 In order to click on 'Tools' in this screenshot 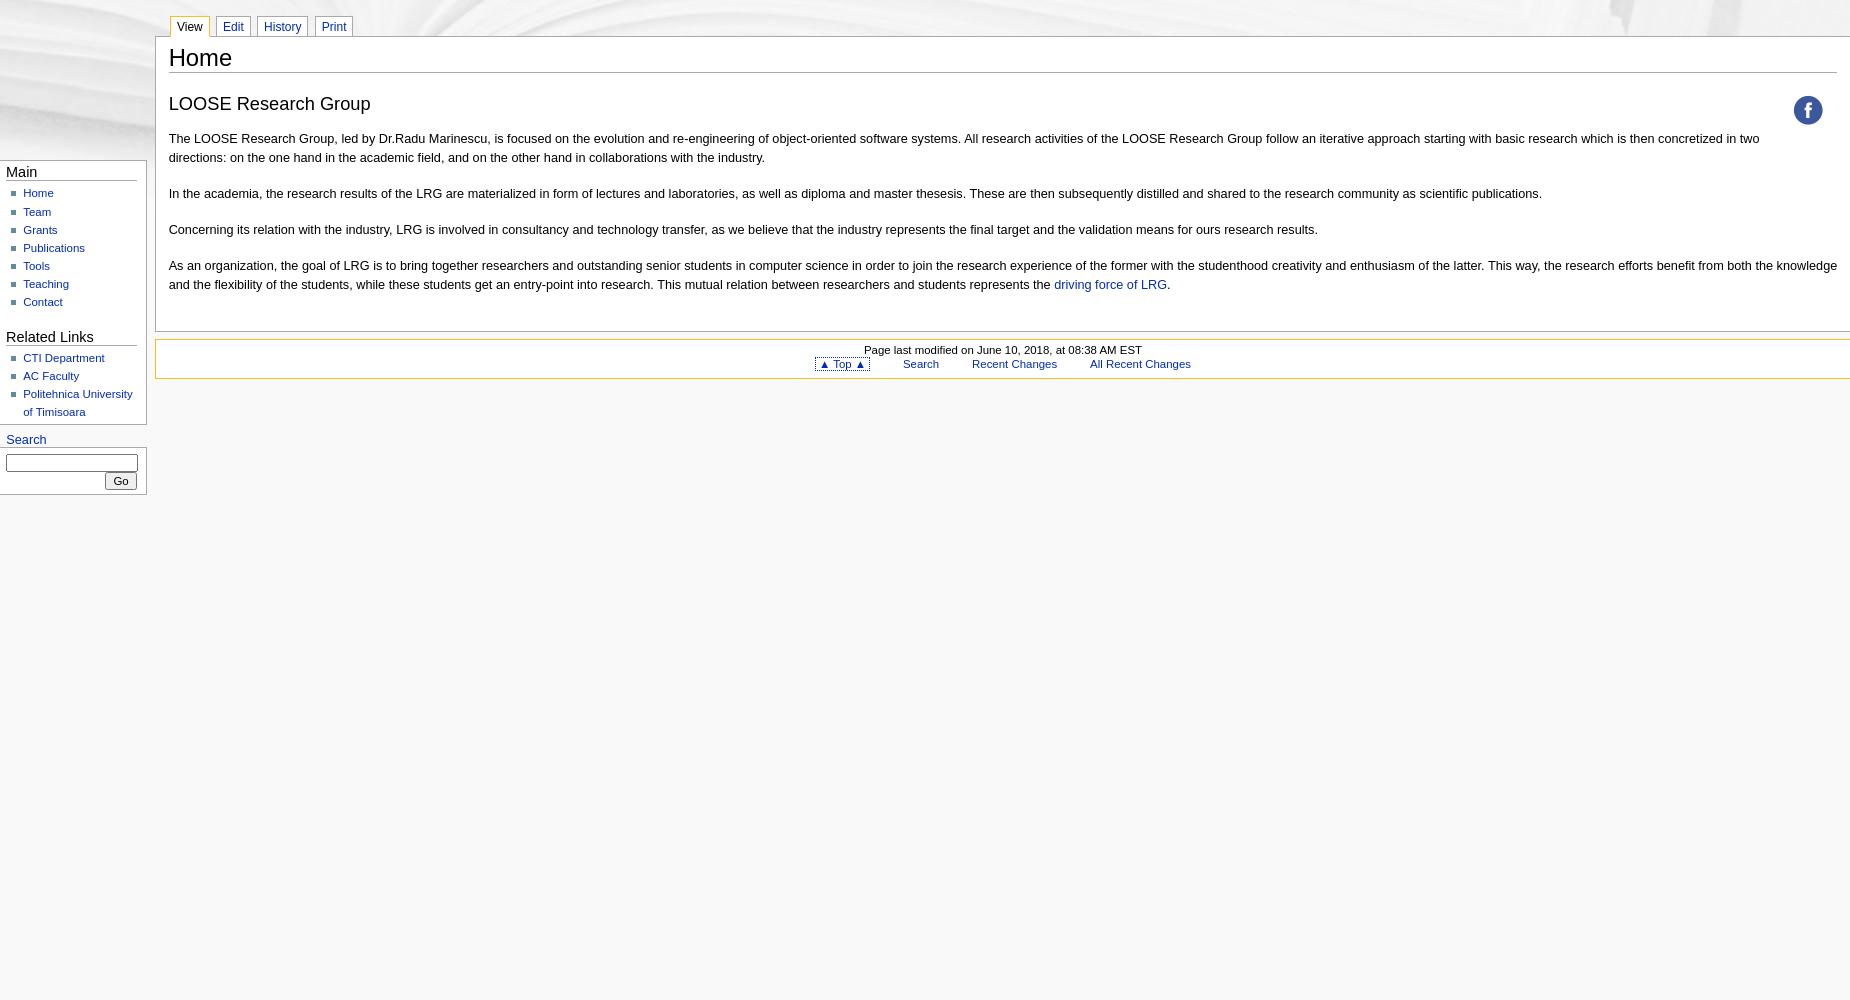, I will do `click(35, 266)`.